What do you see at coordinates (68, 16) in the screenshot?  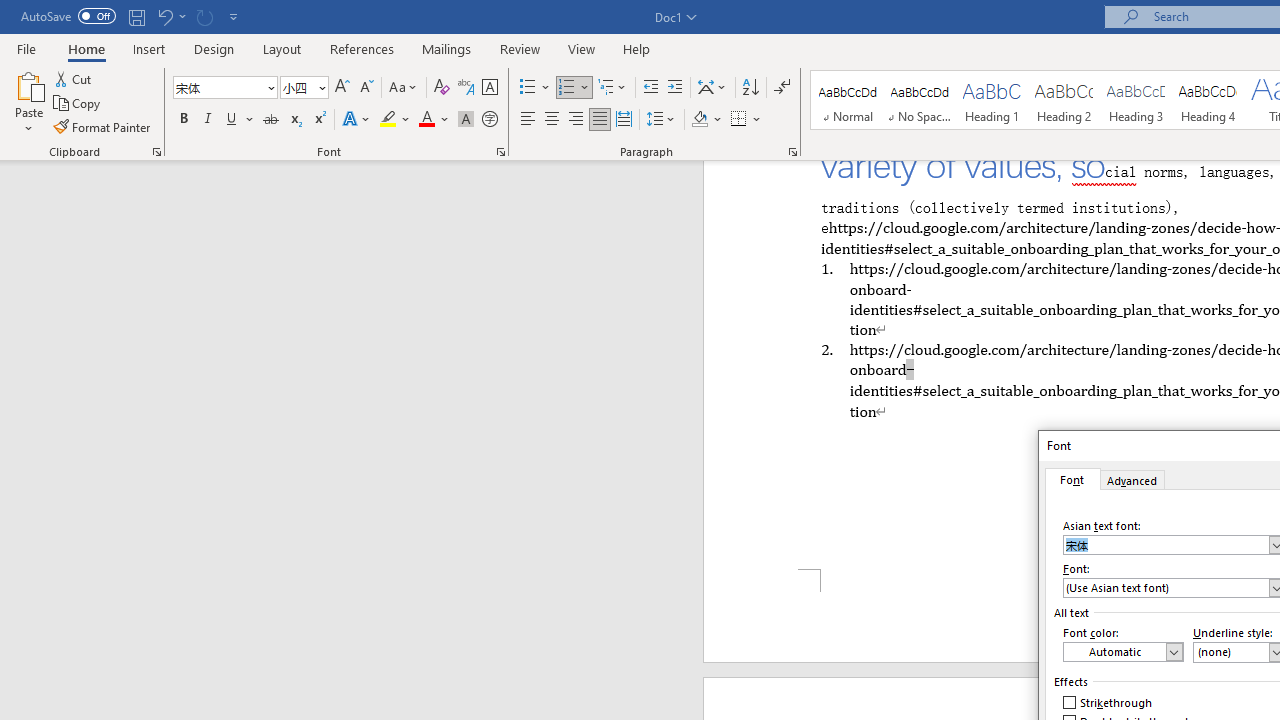 I see `'AutoSave'` at bounding box center [68, 16].